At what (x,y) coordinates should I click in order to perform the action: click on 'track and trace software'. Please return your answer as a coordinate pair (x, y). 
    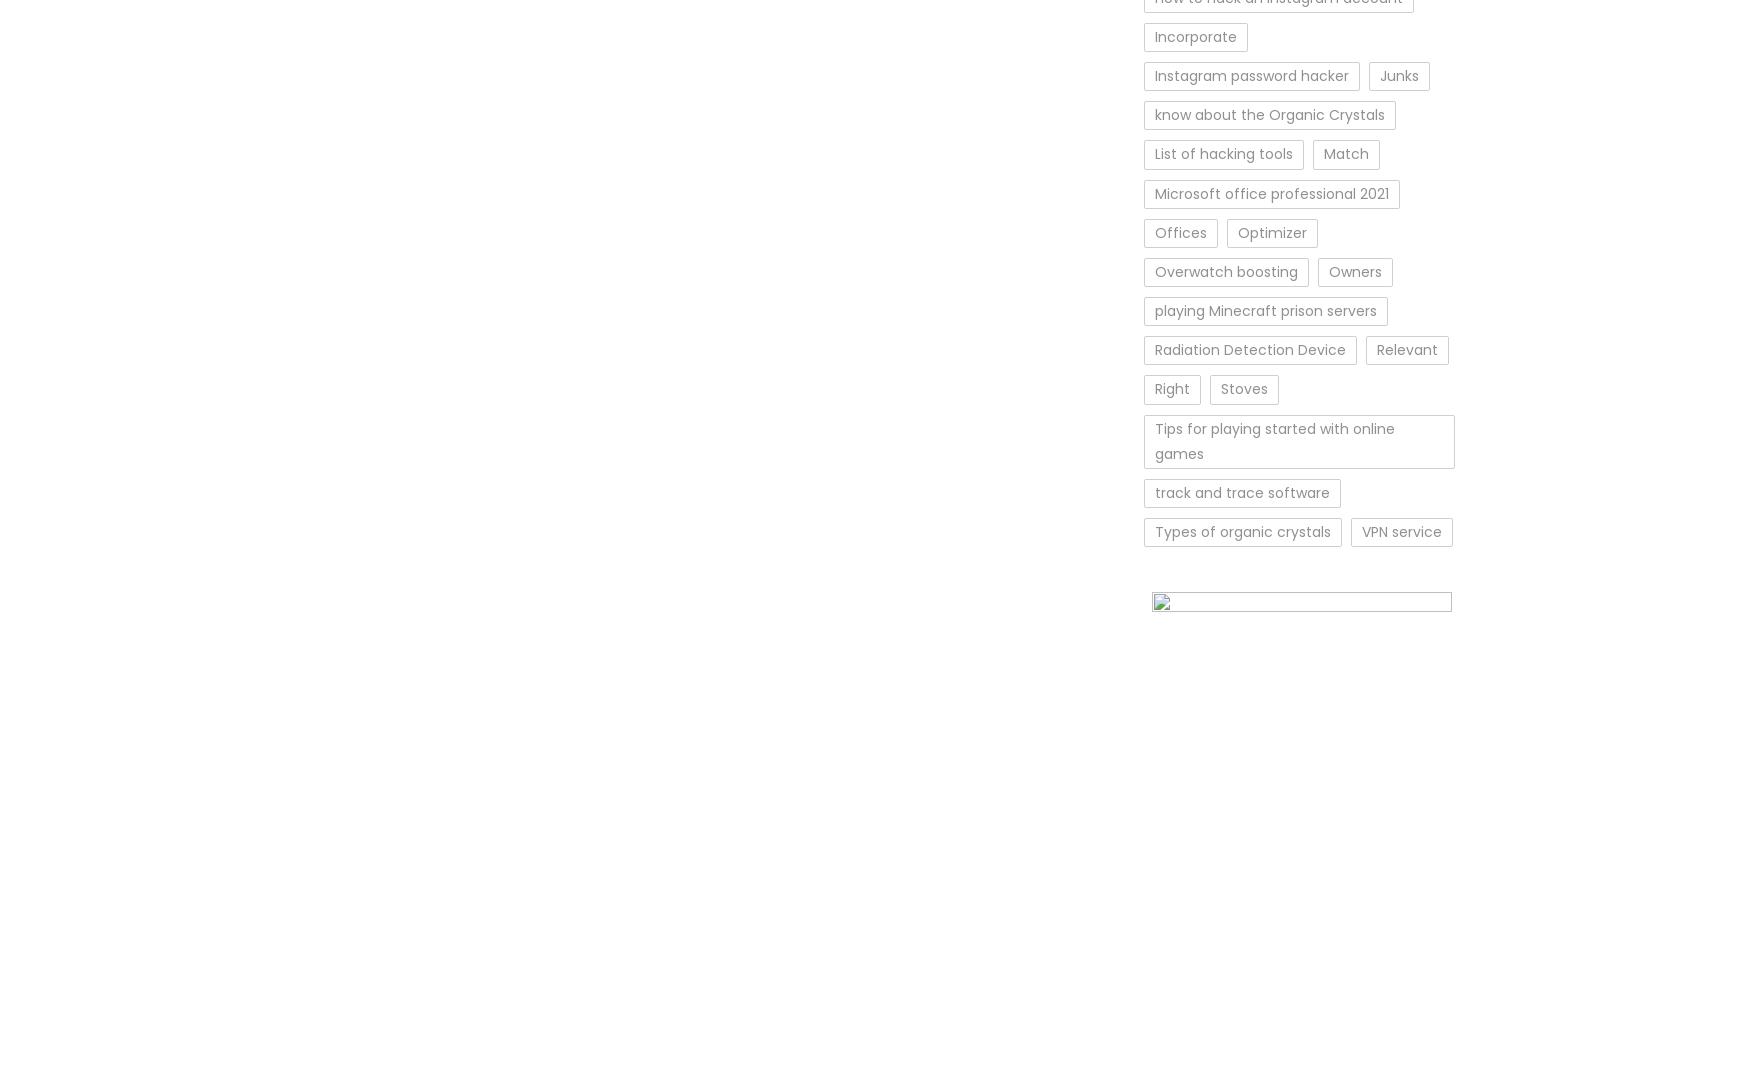
    Looking at the image, I should click on (1242, 491).